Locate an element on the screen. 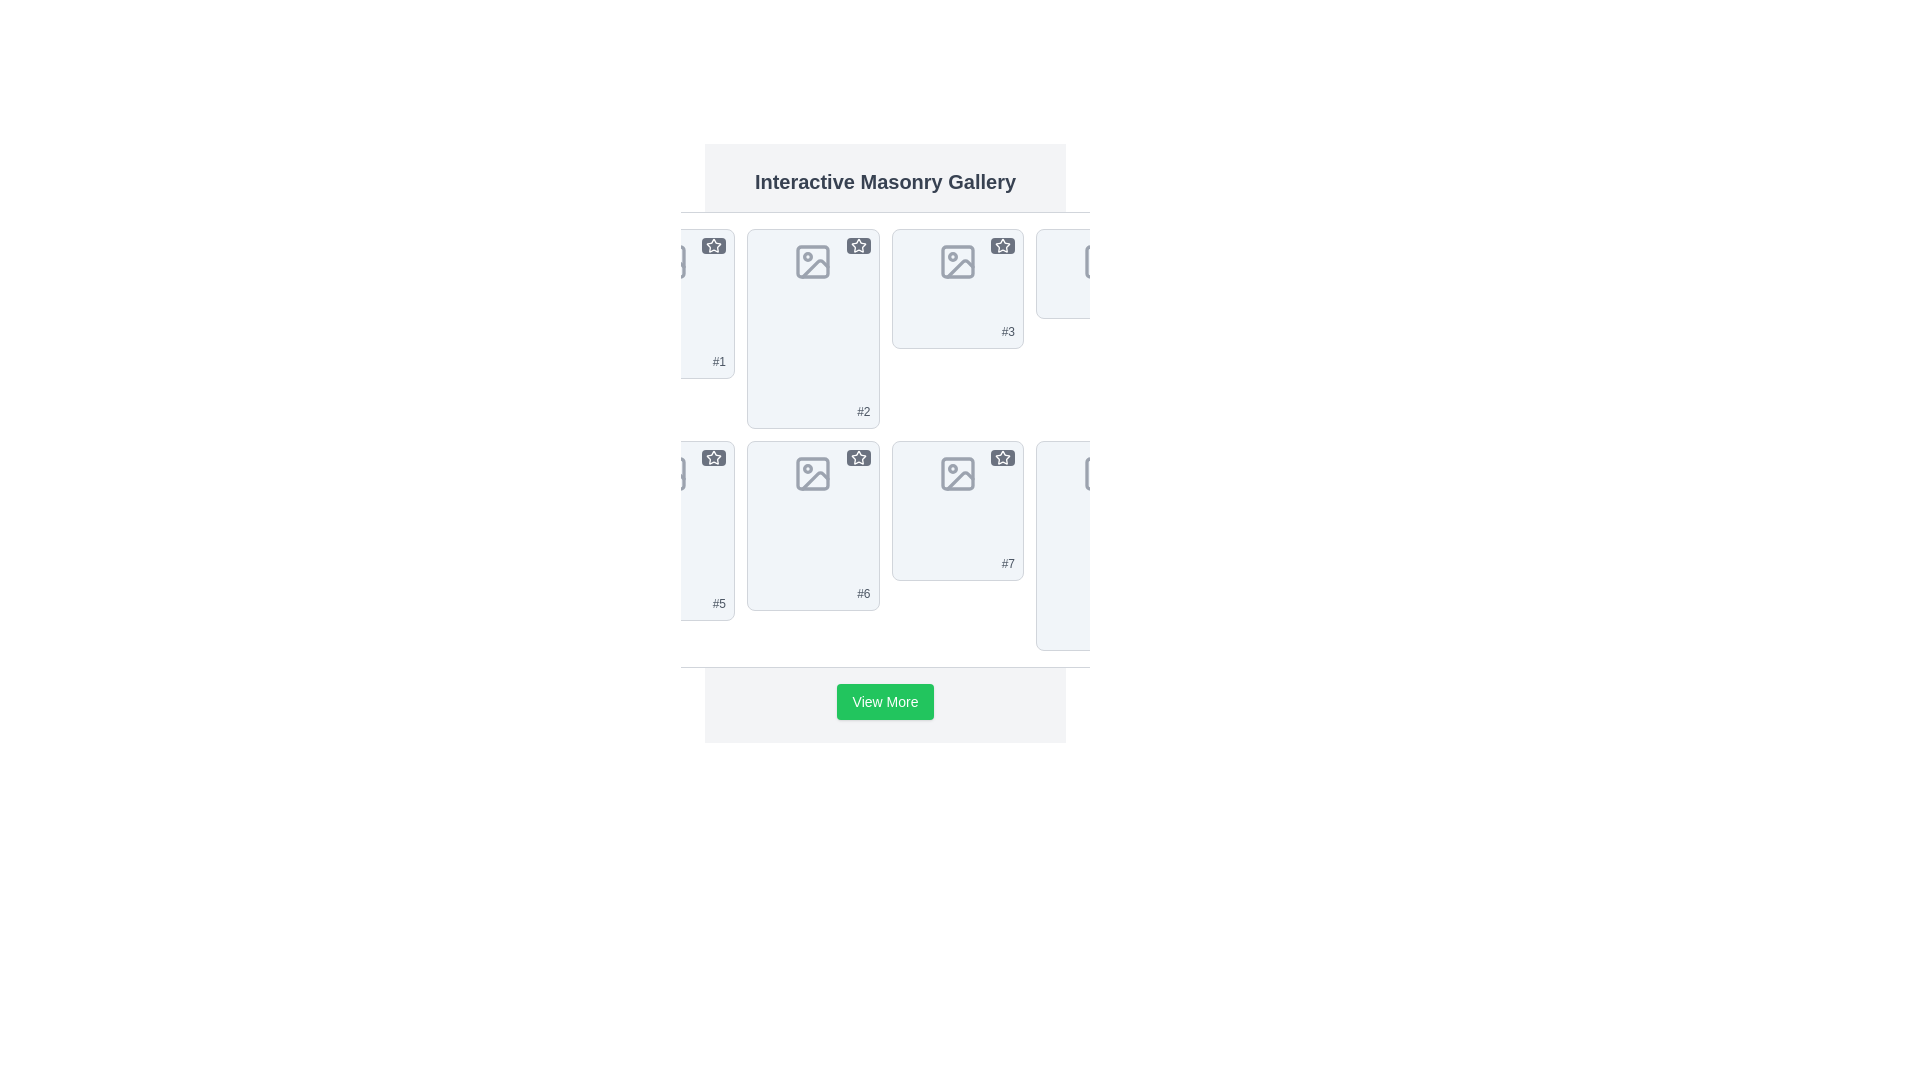 The image size is (1920, 1080). the rectangular gray card with rounded corners and a light gray border that contains an ID number (#5) at the bottom-right is located at coordinates (668, 530).